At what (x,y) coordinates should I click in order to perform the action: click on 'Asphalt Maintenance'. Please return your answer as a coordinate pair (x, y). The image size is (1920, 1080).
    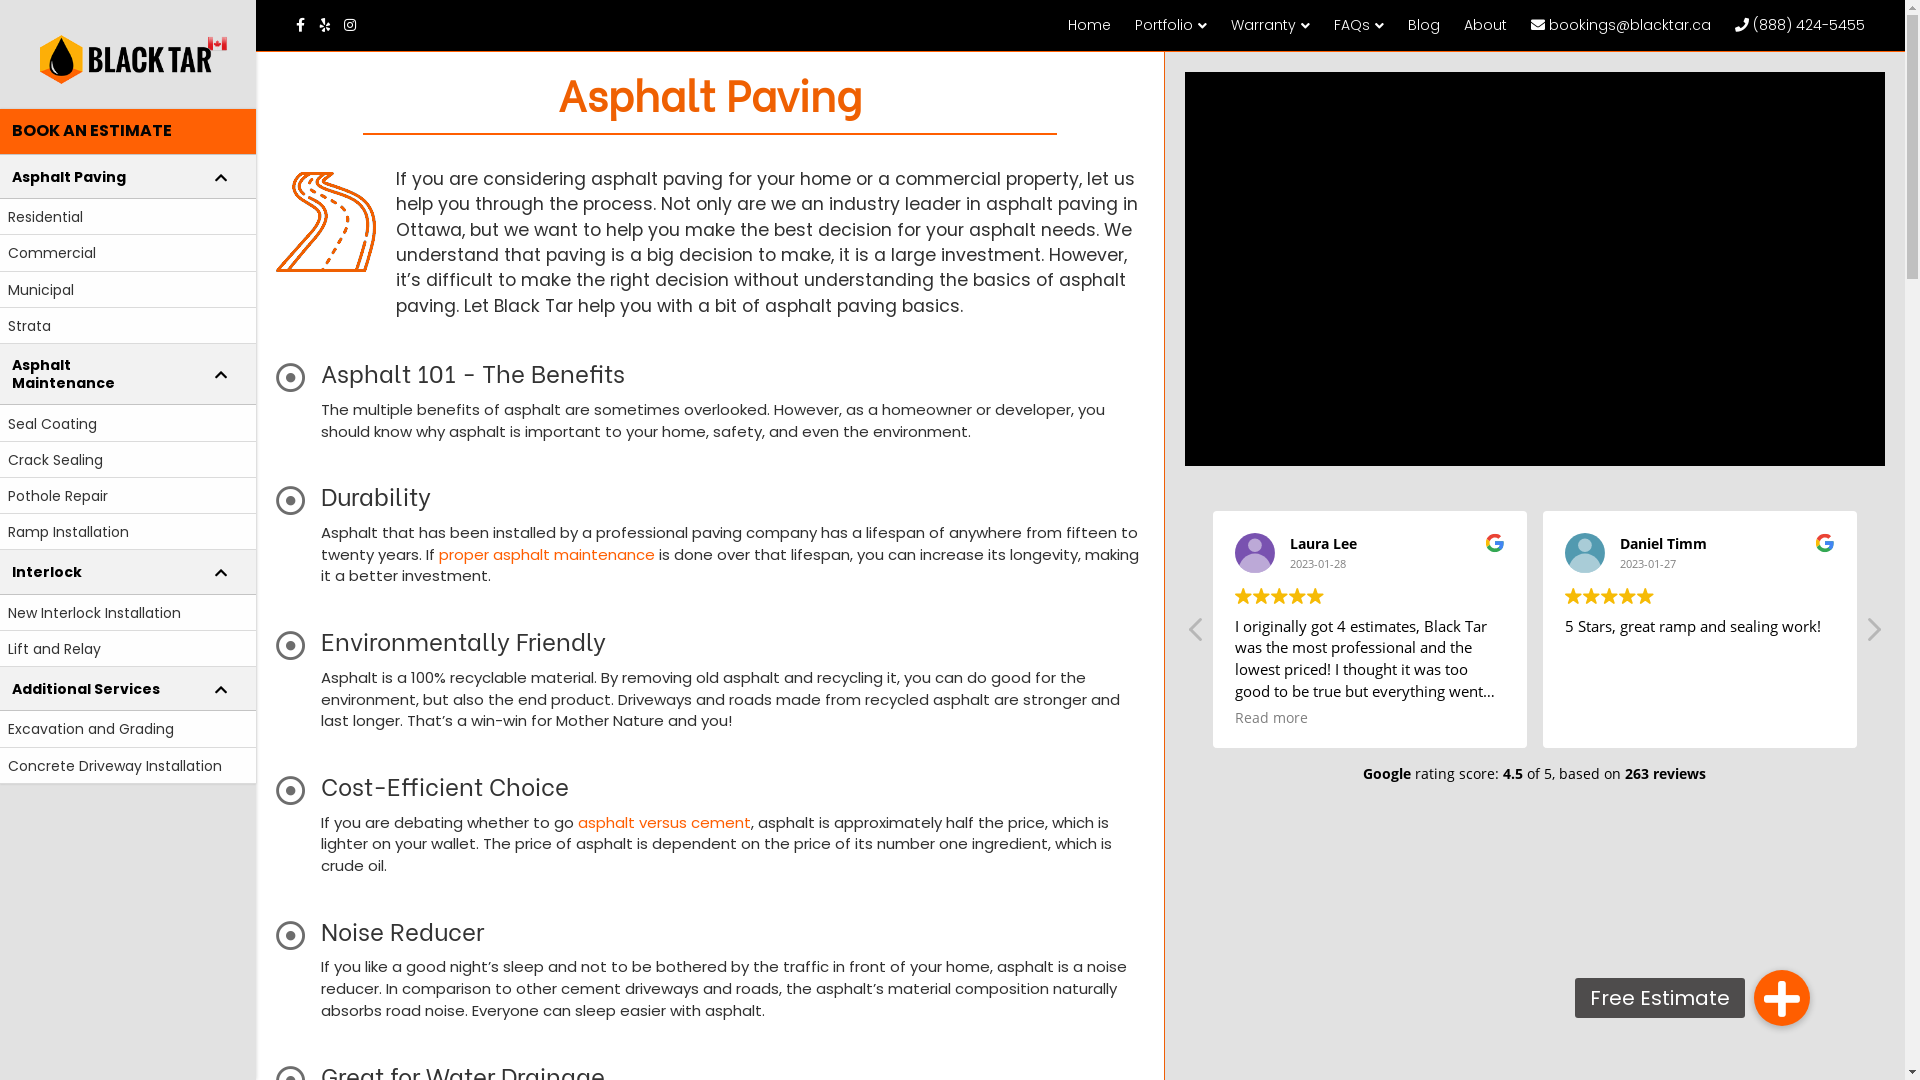
    Looking at the image, I should click on (127, 374).